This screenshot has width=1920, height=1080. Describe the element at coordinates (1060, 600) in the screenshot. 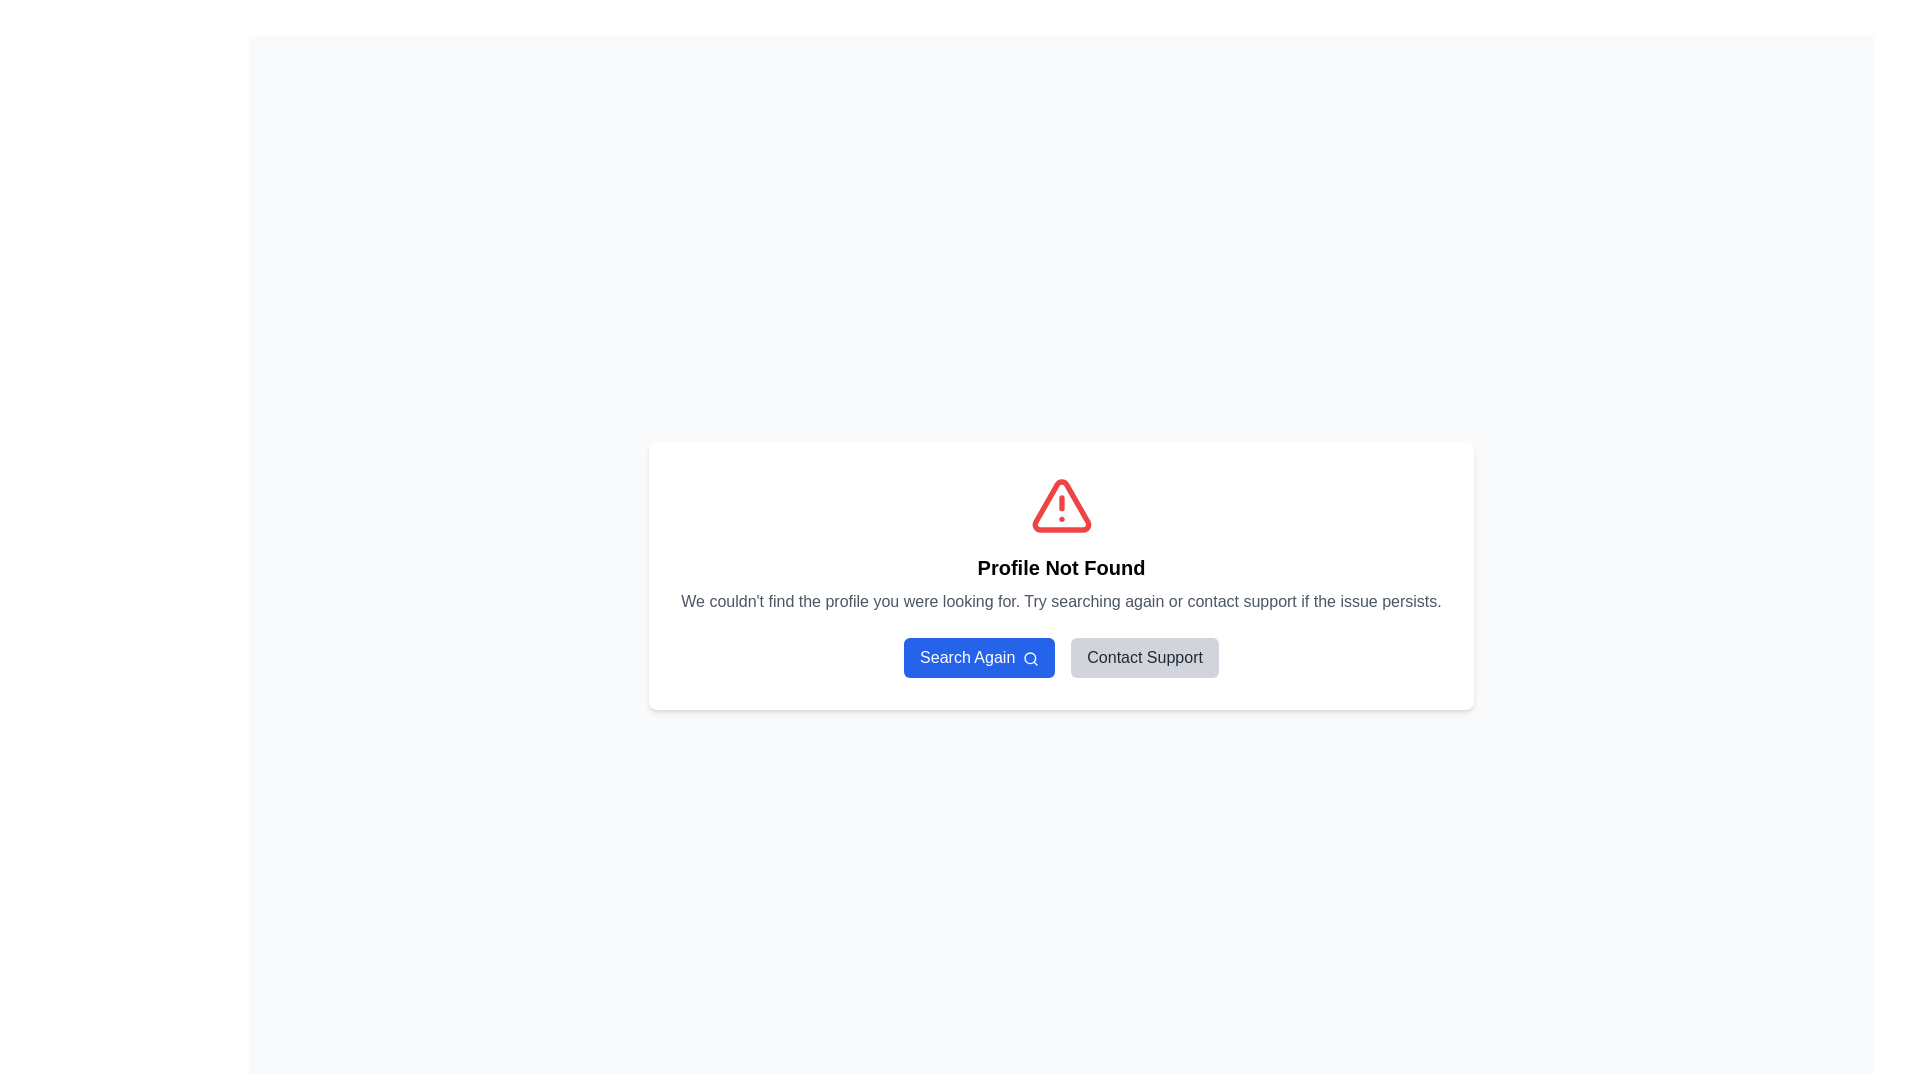

I see `message that is styled with a centered, gray-colored font located under the bold title 'Profile Not Found' and above the buttons labeled 'Search Again' and 'Contact Support.'` at that location.